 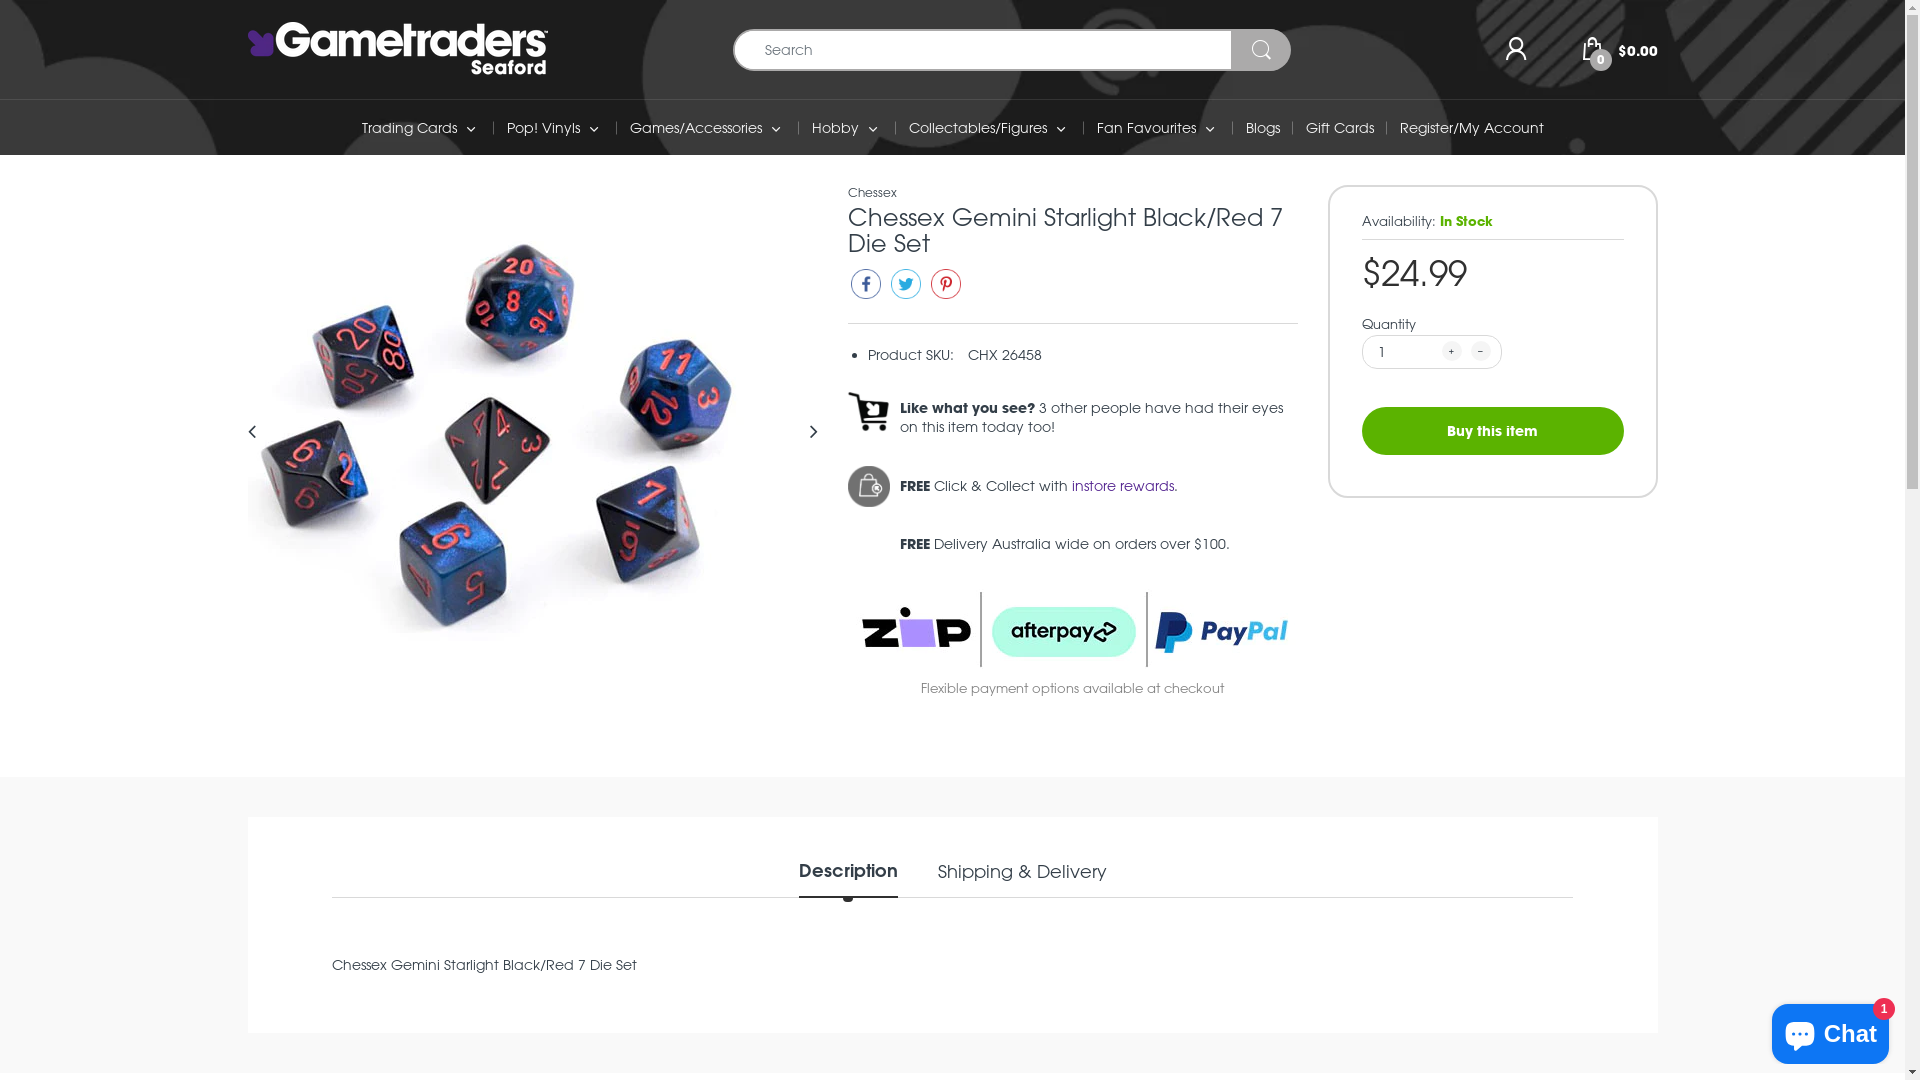 What do you see at coordinates (926, 288) in the screenshot?
I see `'Pinterest'` at bounding box center [926, 288].